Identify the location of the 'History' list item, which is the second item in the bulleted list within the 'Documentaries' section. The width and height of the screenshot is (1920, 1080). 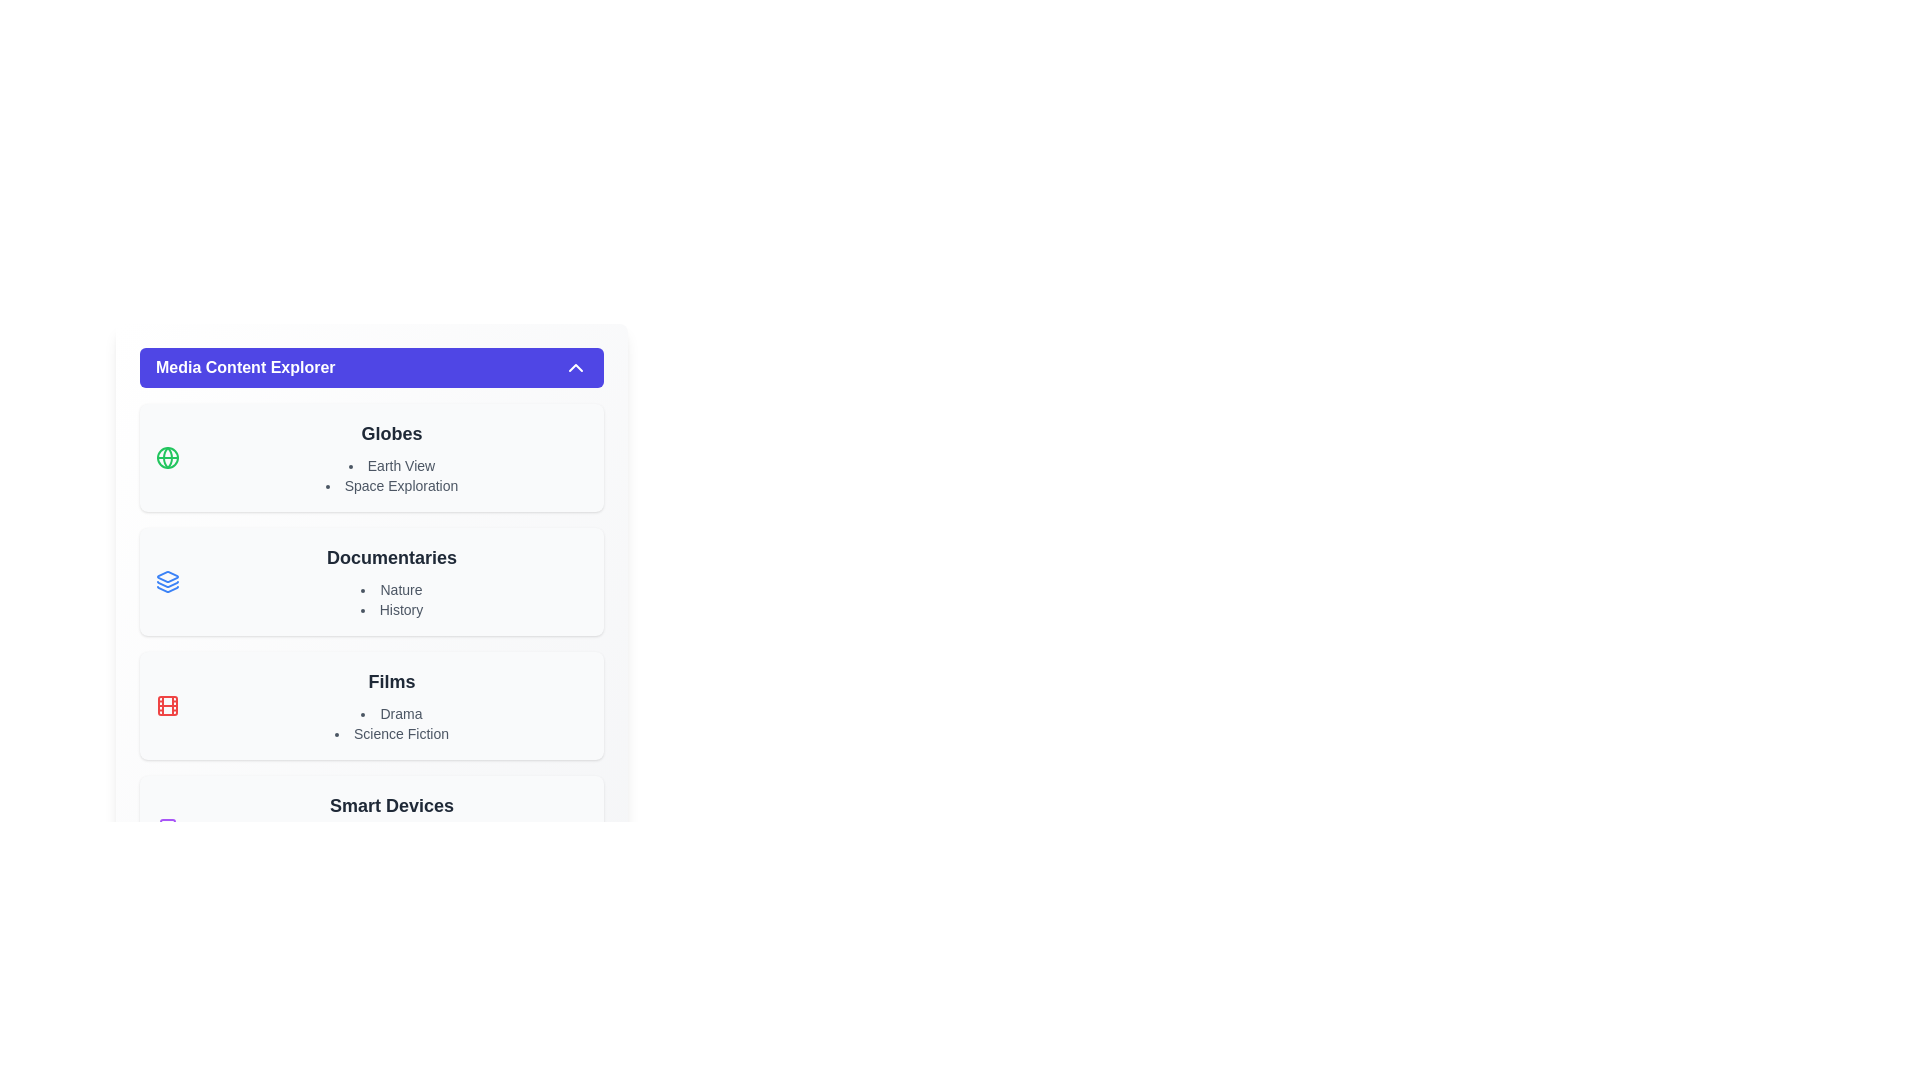
(392, 608).